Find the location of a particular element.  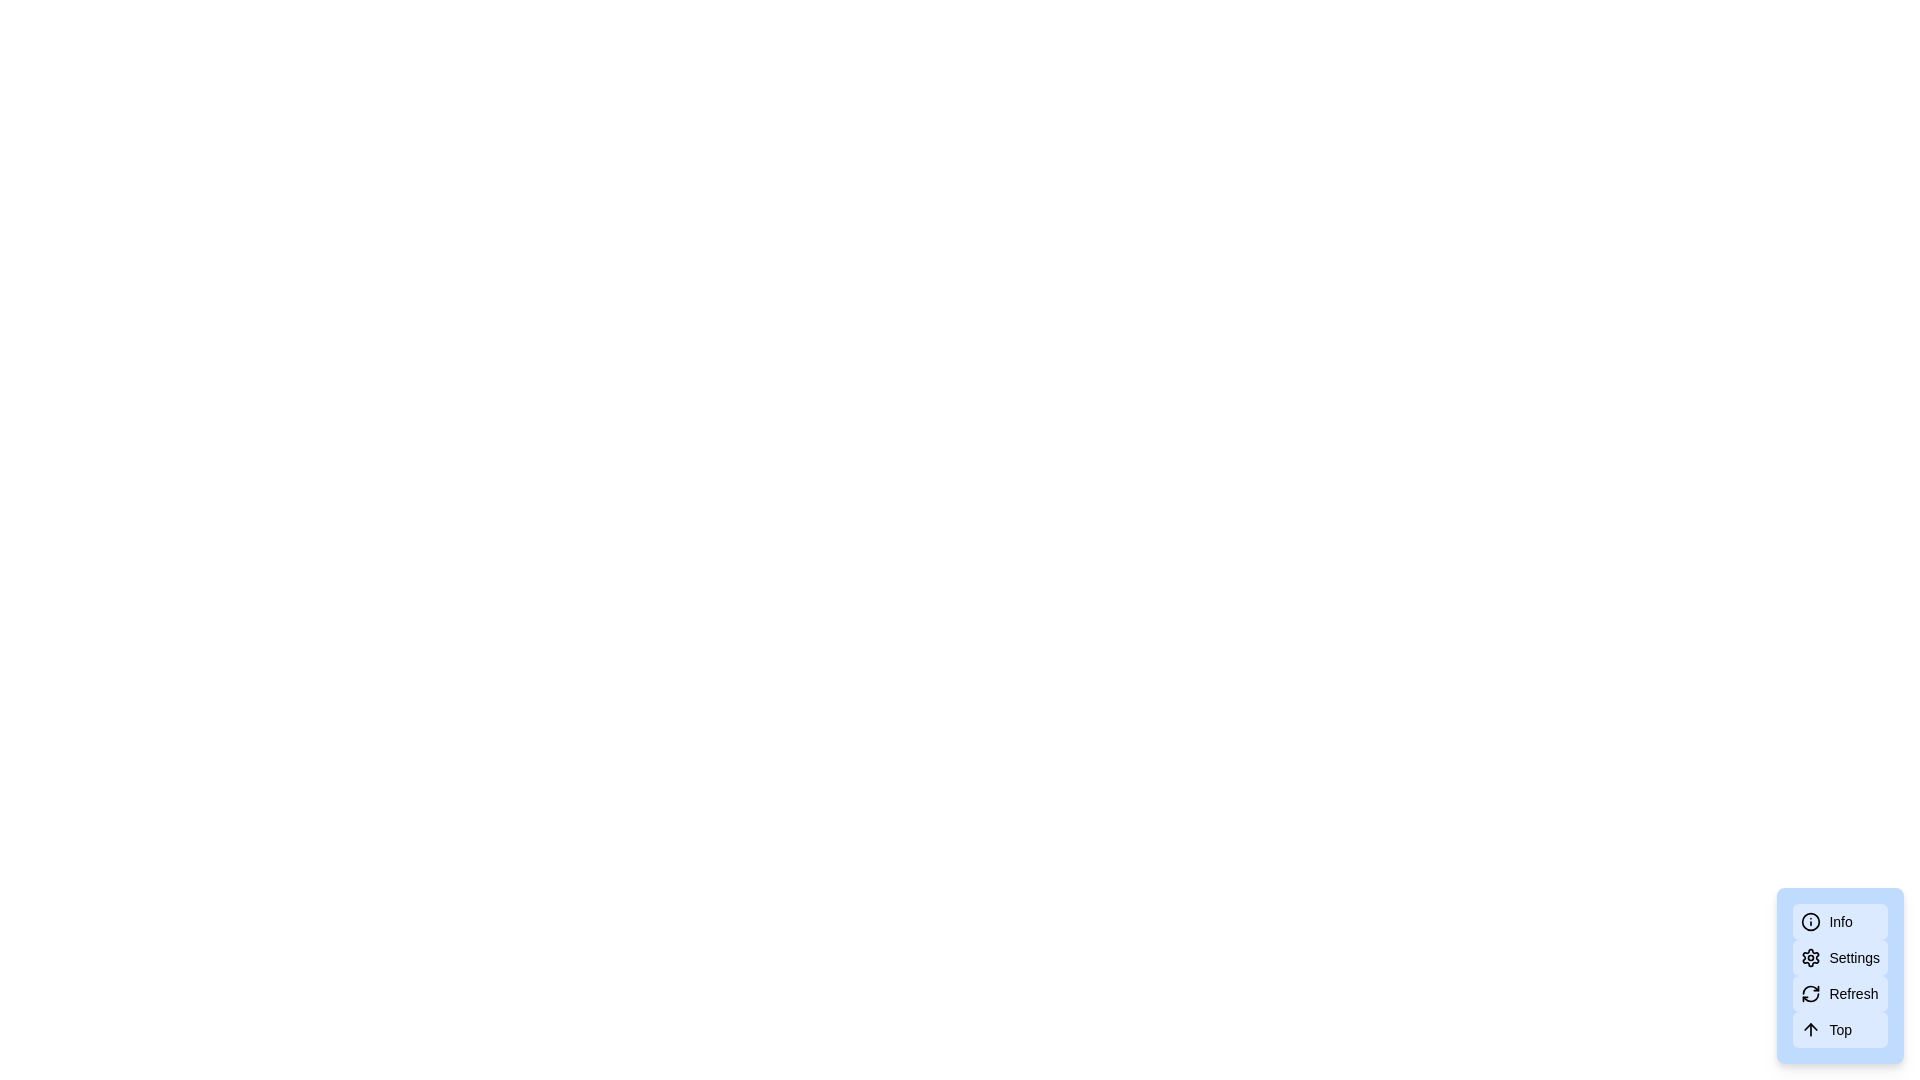

the circular refresh arrow icon located next to the 'Refresh' button in the bottom-right vertical menu is located at coordinates (1811, 994).